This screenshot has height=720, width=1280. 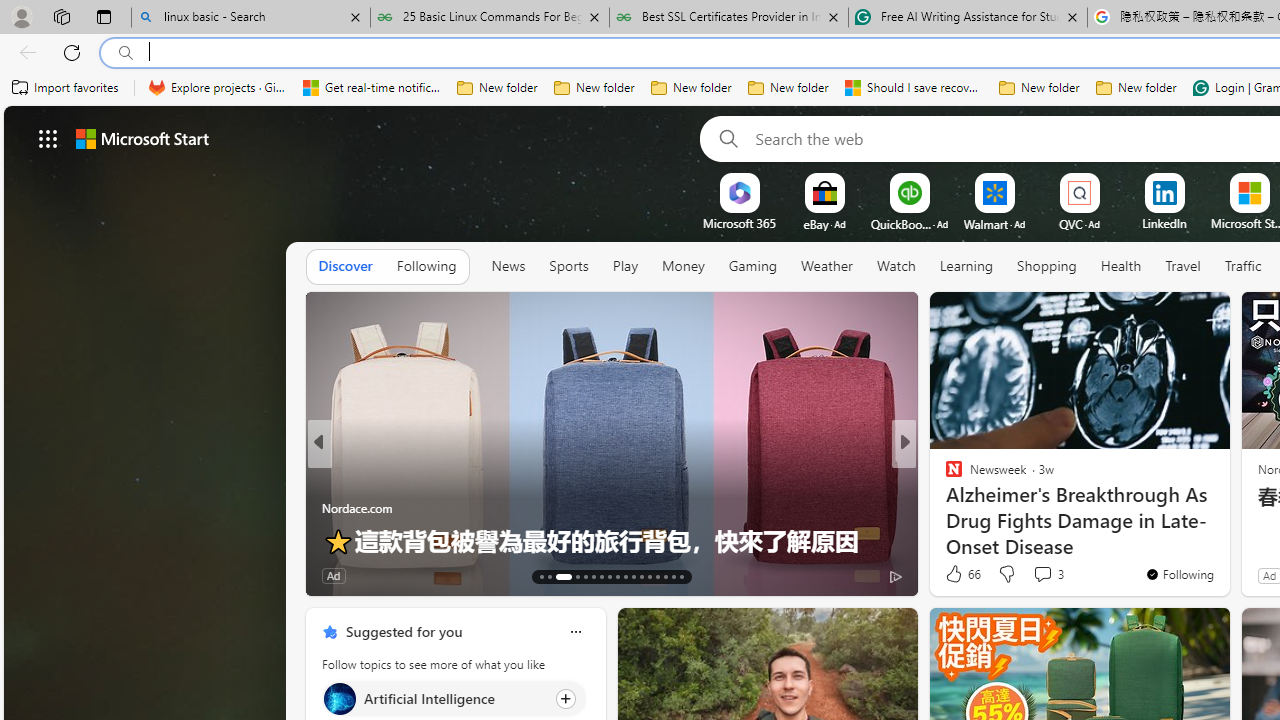 What do you see at coordinates (967, 17) in the screenshot?
I see `'Free AI Writing Assistance for Students | Grammarly'` at bounding box center [967, 17].